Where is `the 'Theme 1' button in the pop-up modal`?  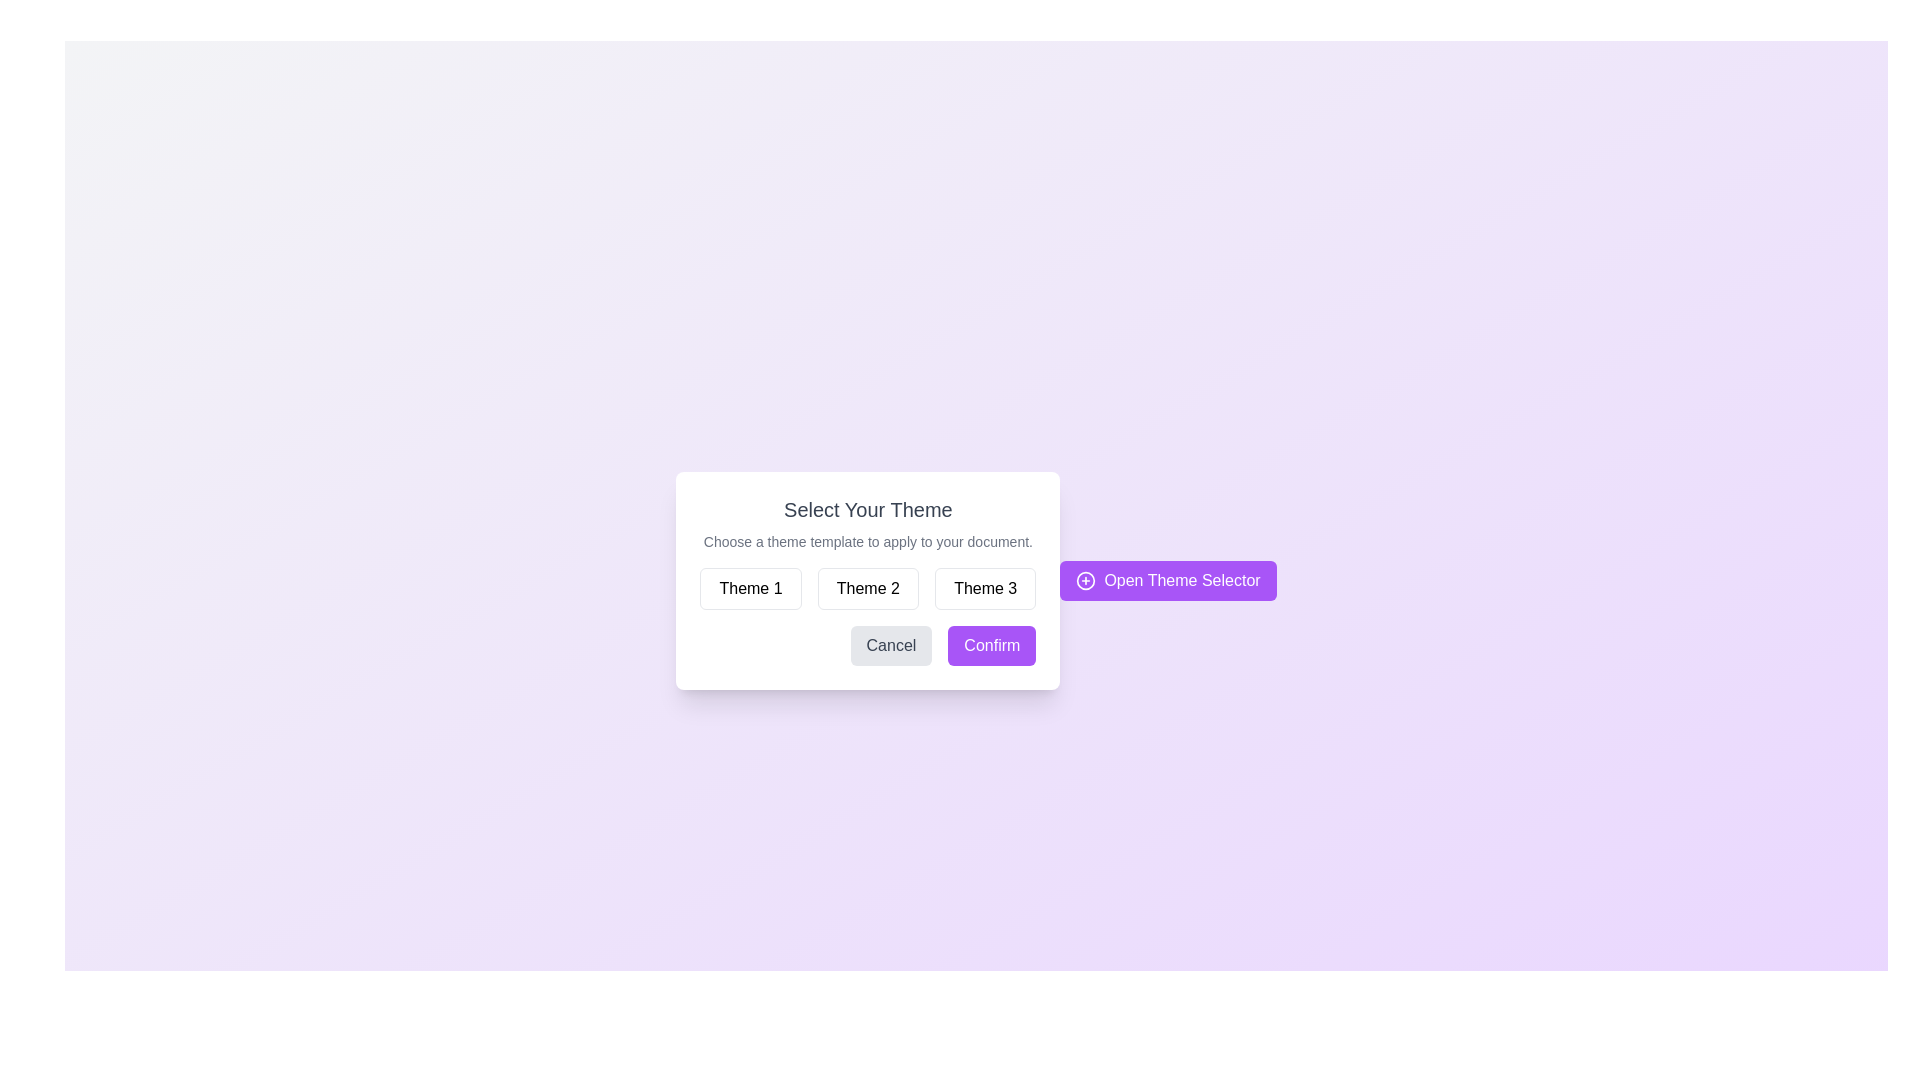 the 'Theme 1' button in the pop-up modal is located at coordinates (750, 588).